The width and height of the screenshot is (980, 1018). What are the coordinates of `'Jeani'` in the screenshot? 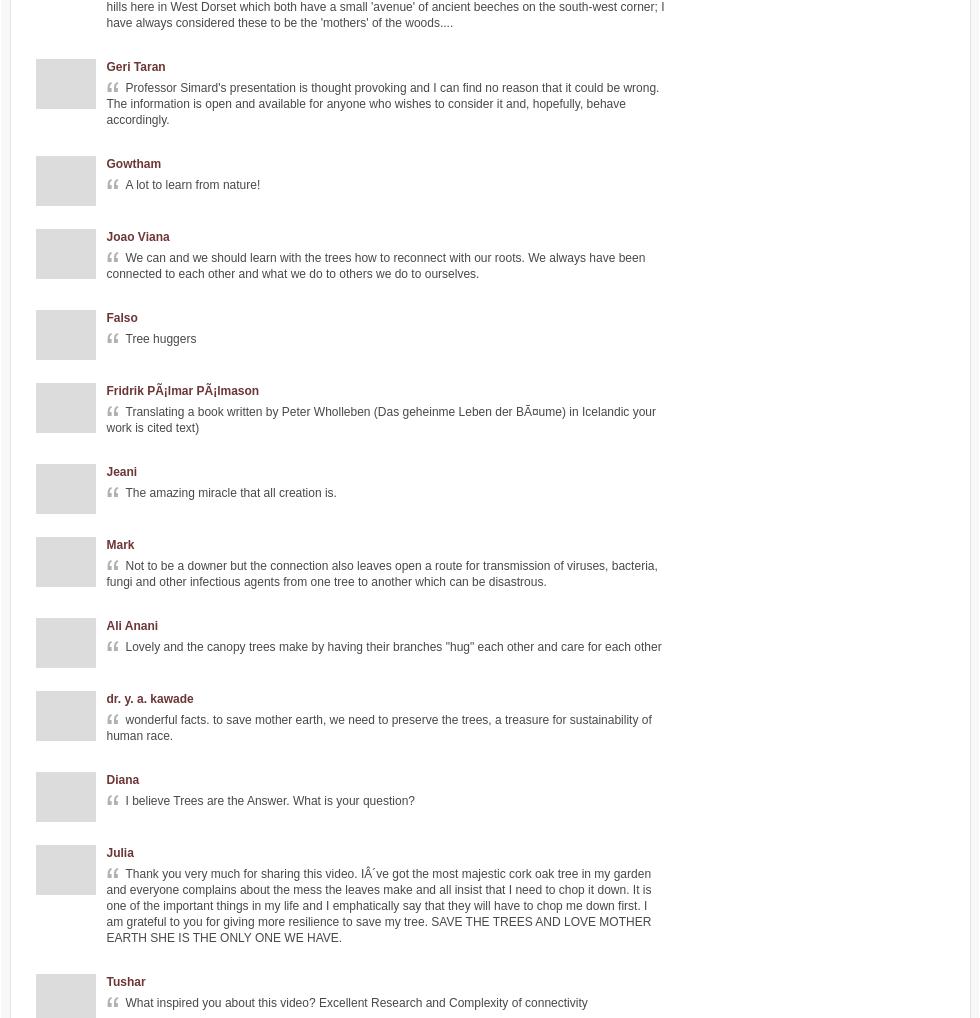 It's located at (121, 472).